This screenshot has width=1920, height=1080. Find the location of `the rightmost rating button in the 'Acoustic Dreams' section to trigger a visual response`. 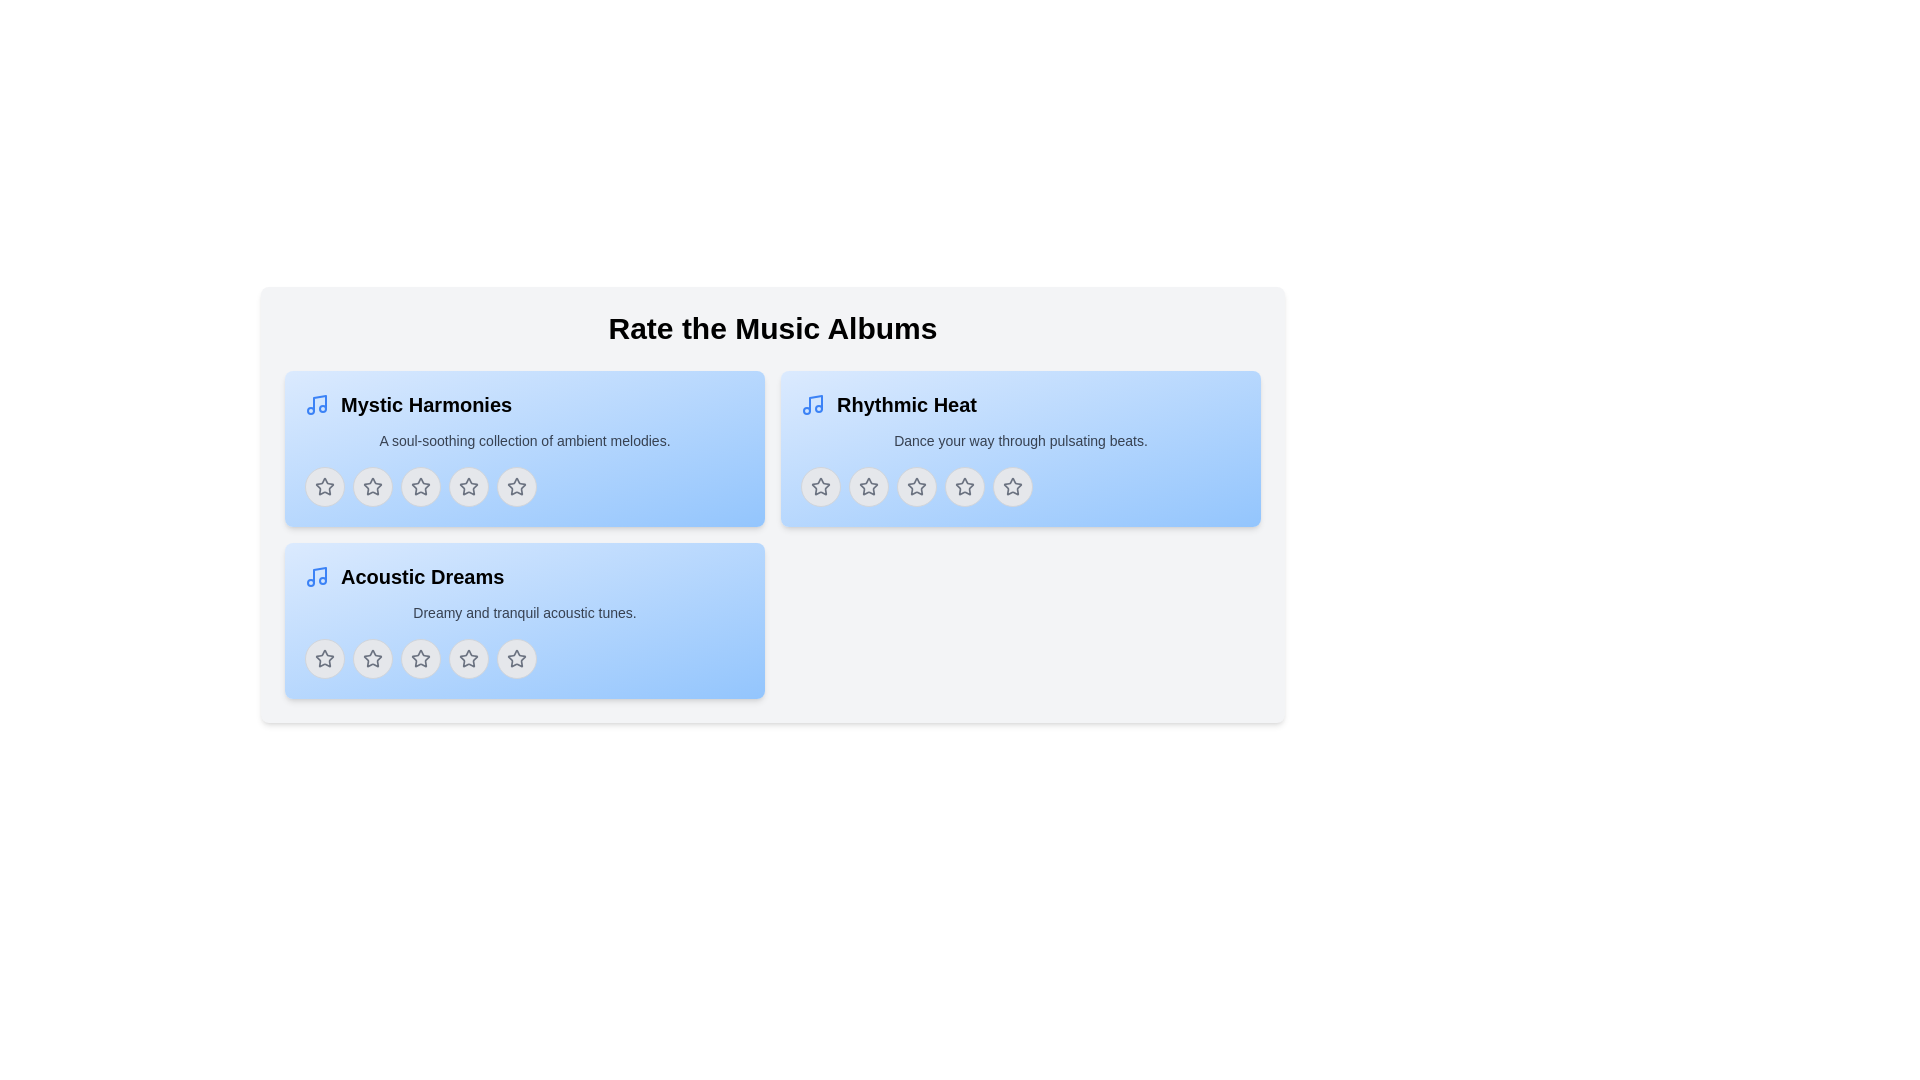

the rightmost rating button in the 'Acoustic Dreams' section to trigger a visual response is located at coordinates (517, 659).